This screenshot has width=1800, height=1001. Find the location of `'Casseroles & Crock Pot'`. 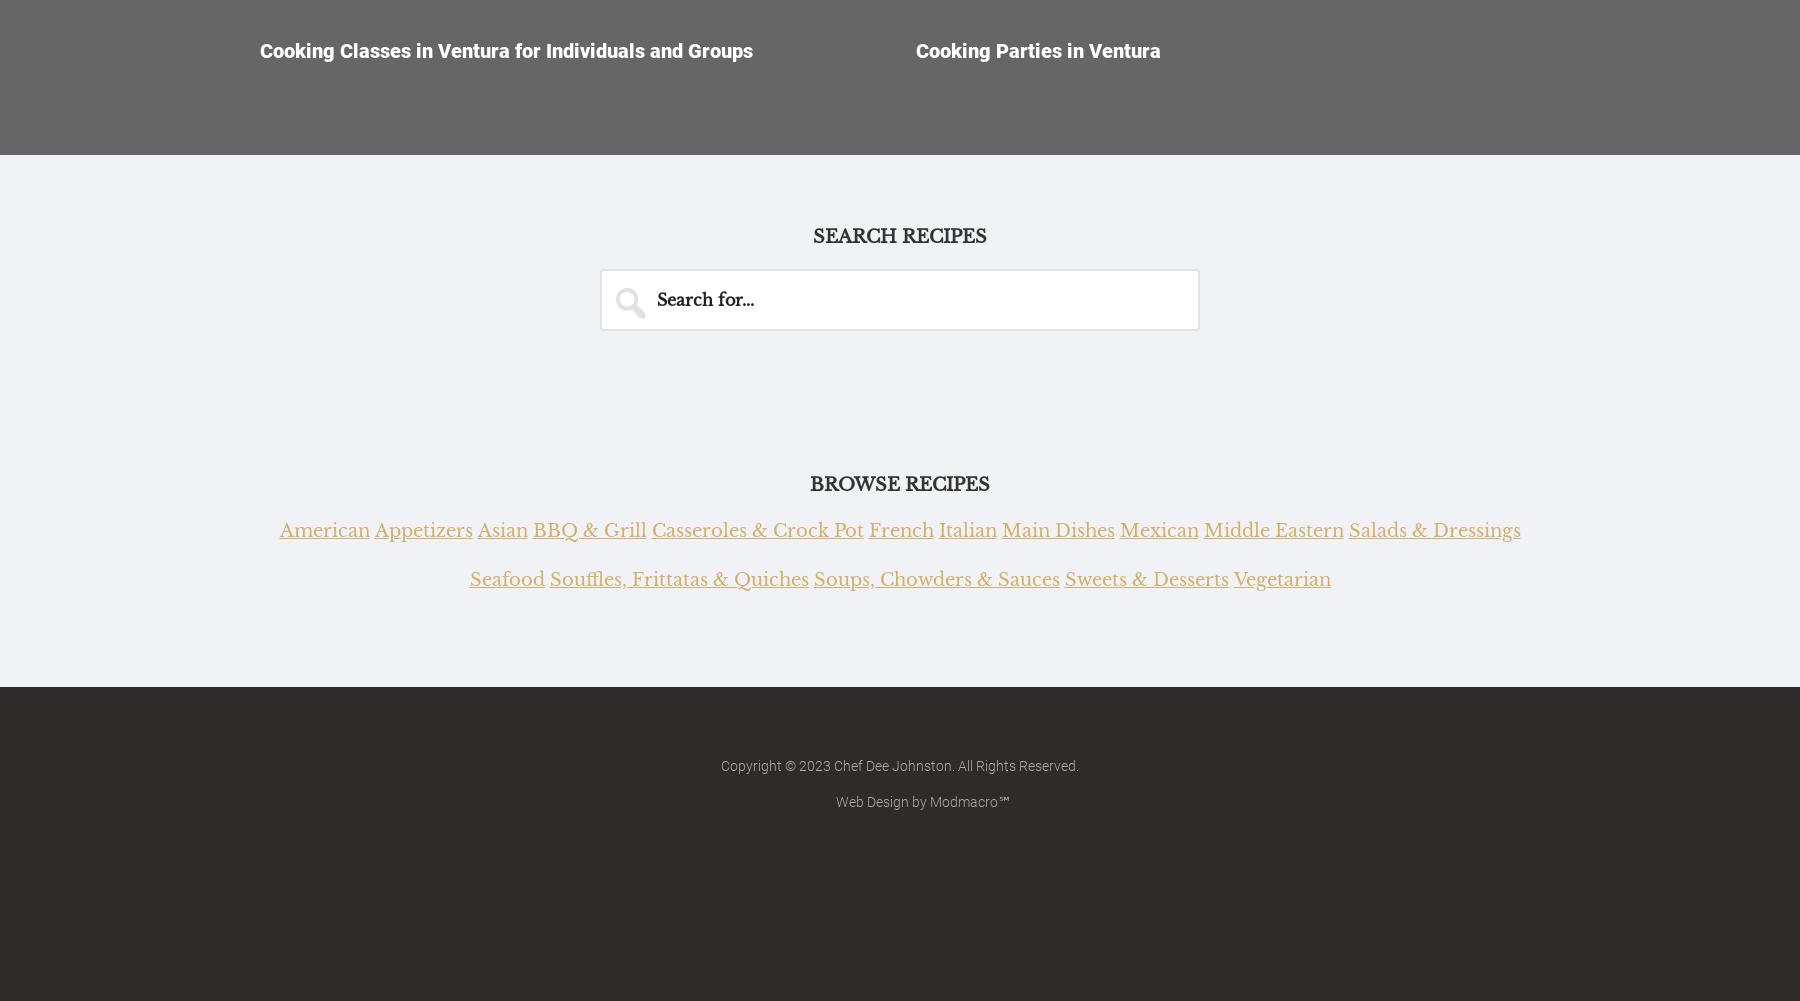

'Casseroles & Crock Pot' is located at coordinates (756, 529).